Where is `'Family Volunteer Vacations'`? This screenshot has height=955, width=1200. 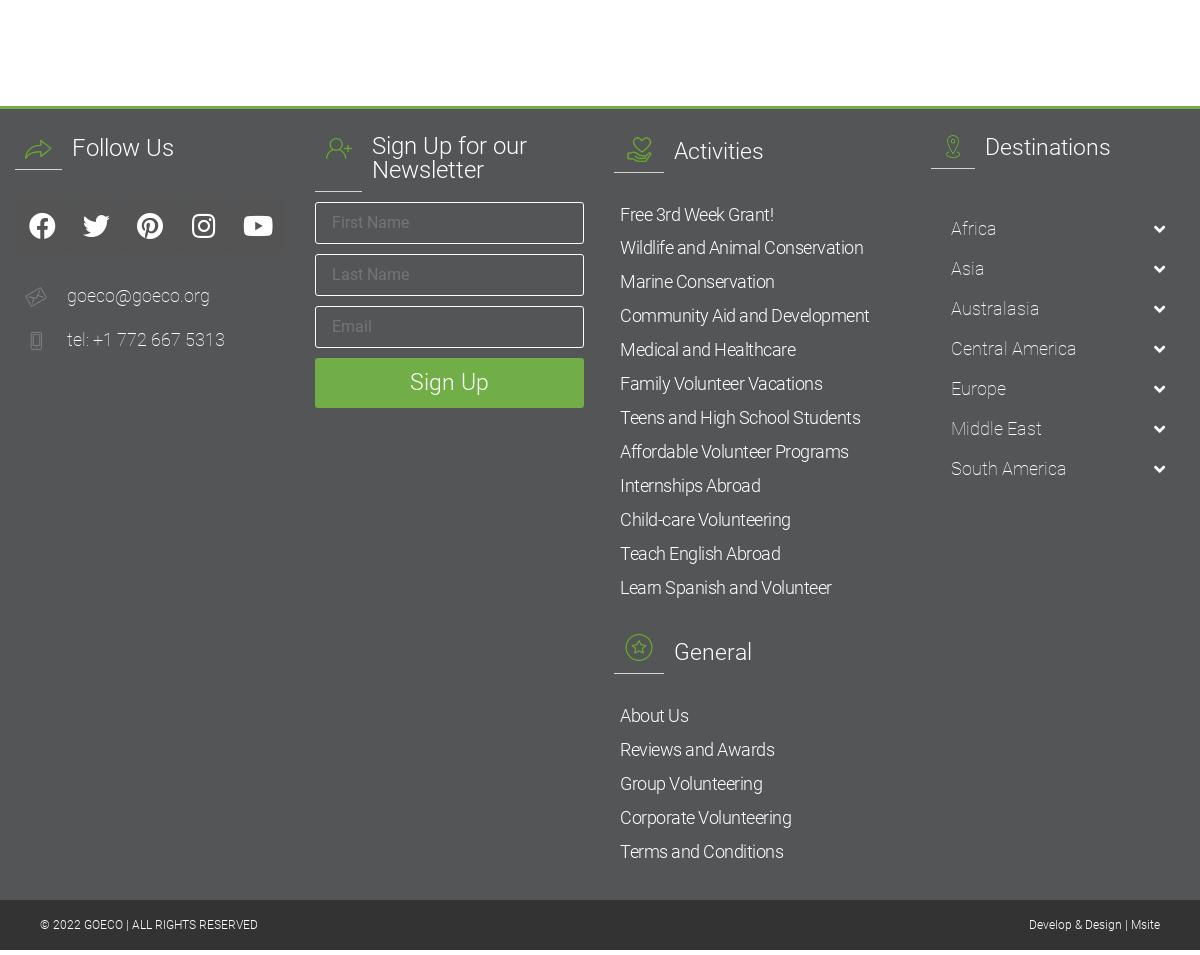 'Family Volunteer Vacations' is located at coordinates (620, 385).